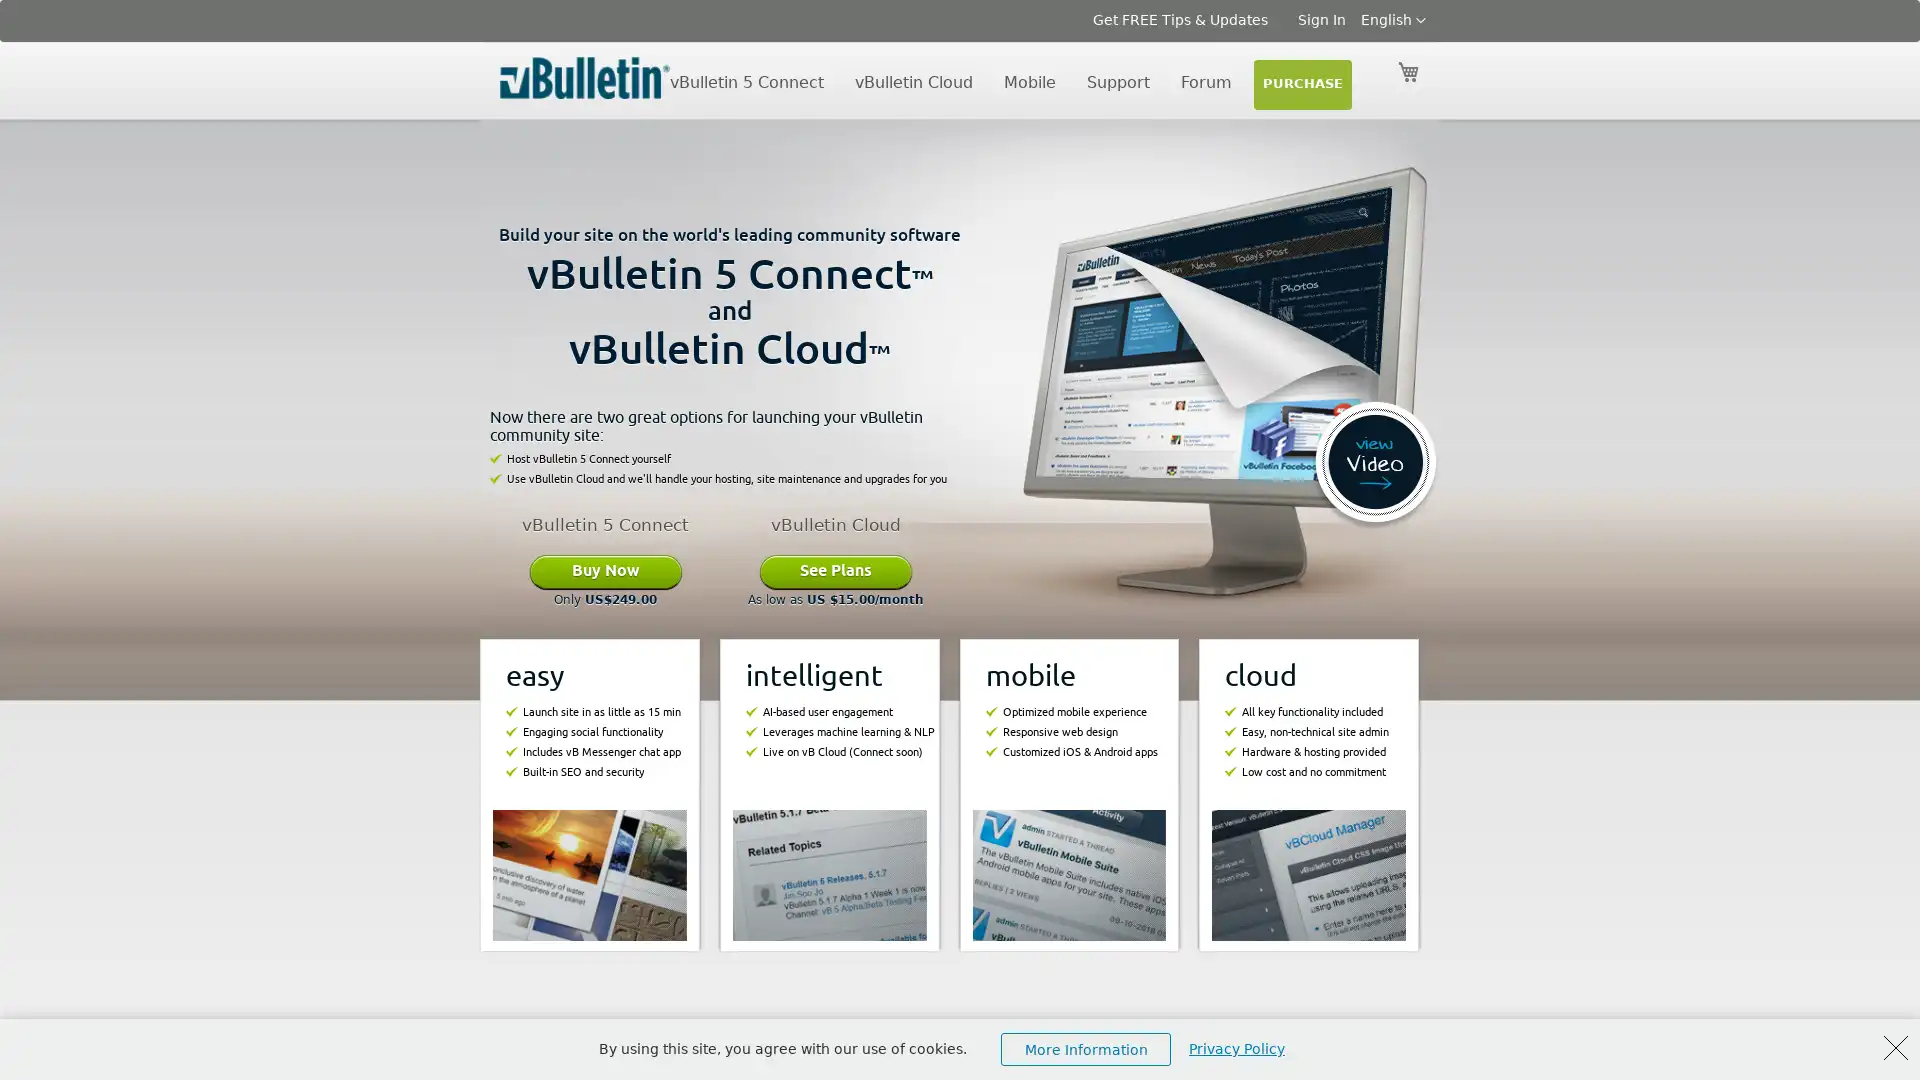 The width and height of the screenshot is (1920, 1080). I want to click on WebMD Close, so click(1895, 1047).